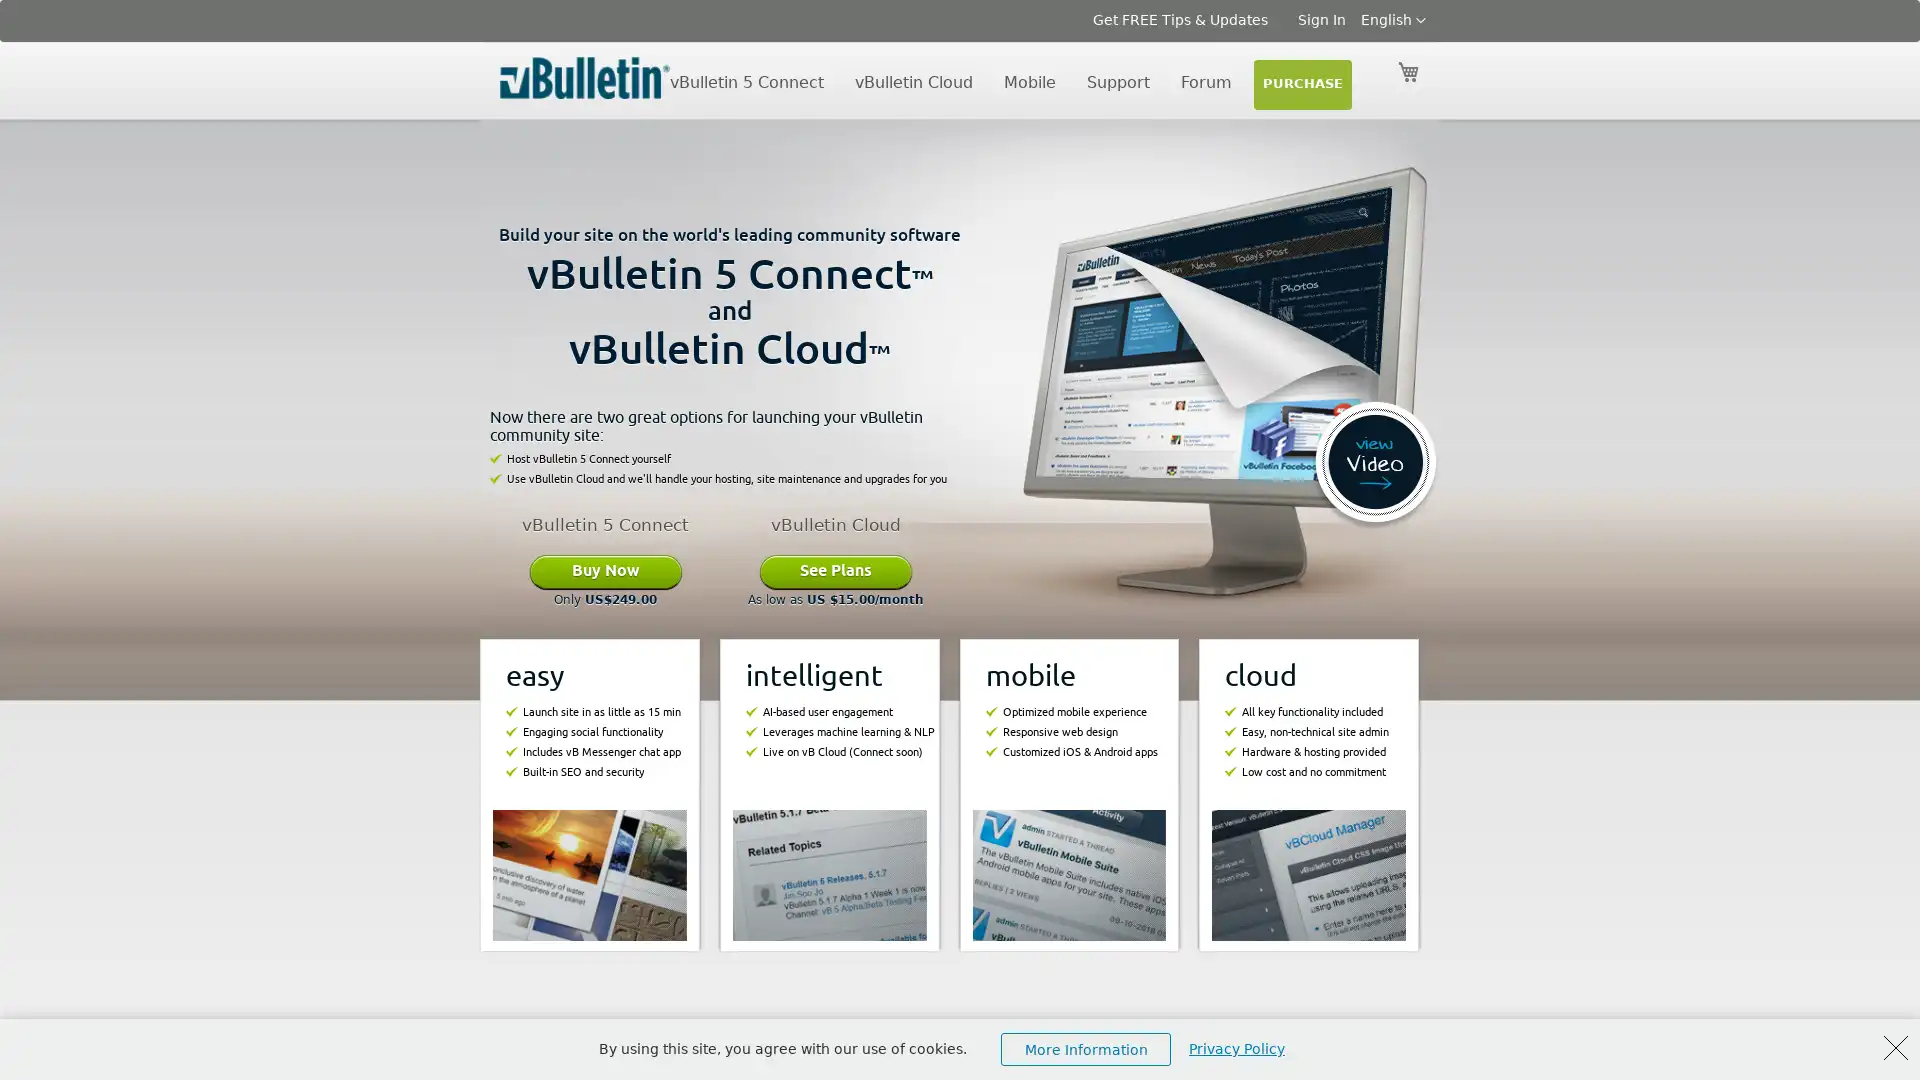 The width and height of the screenshot is (1920, 1080). I want to click on WebMD Close, so click(1895, 1047).